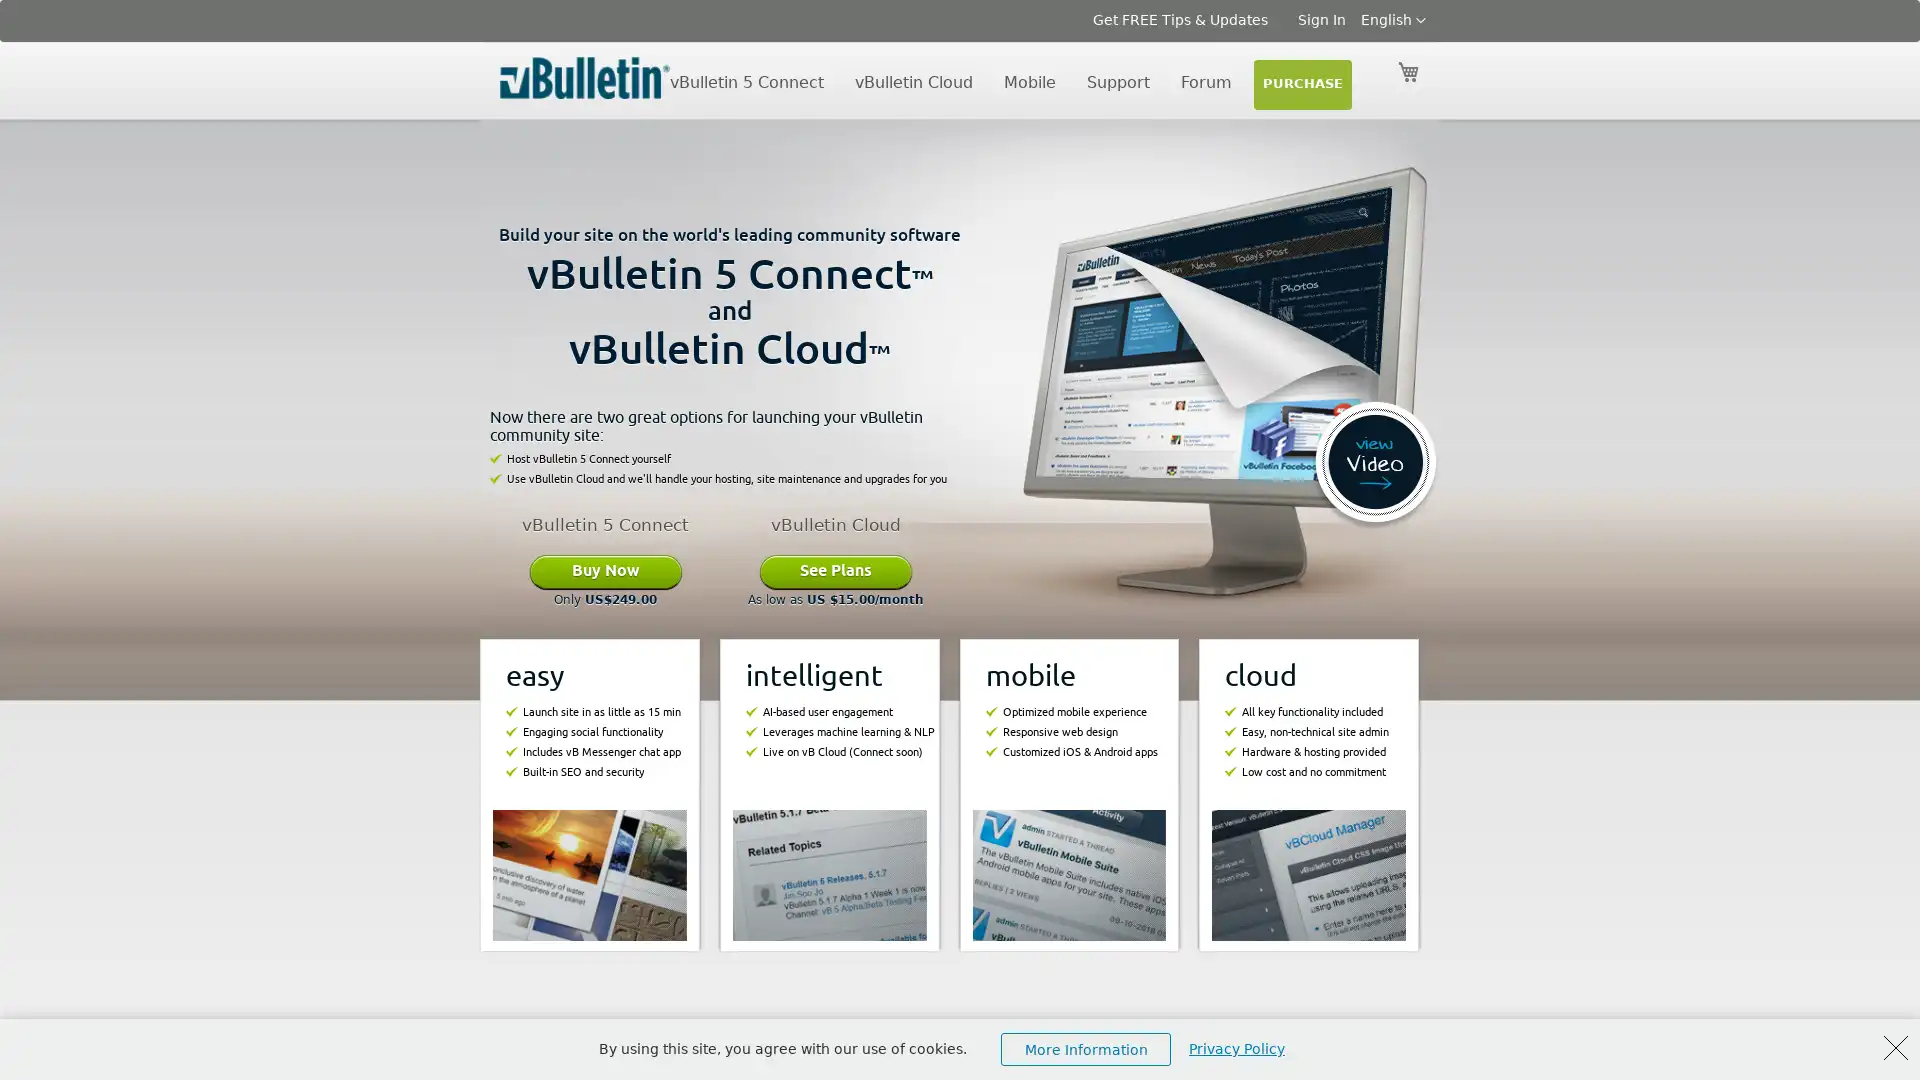 The width and height of the screenshot is (1920, 1080). I want to click on WebMD Close, so click(1895, 1047).